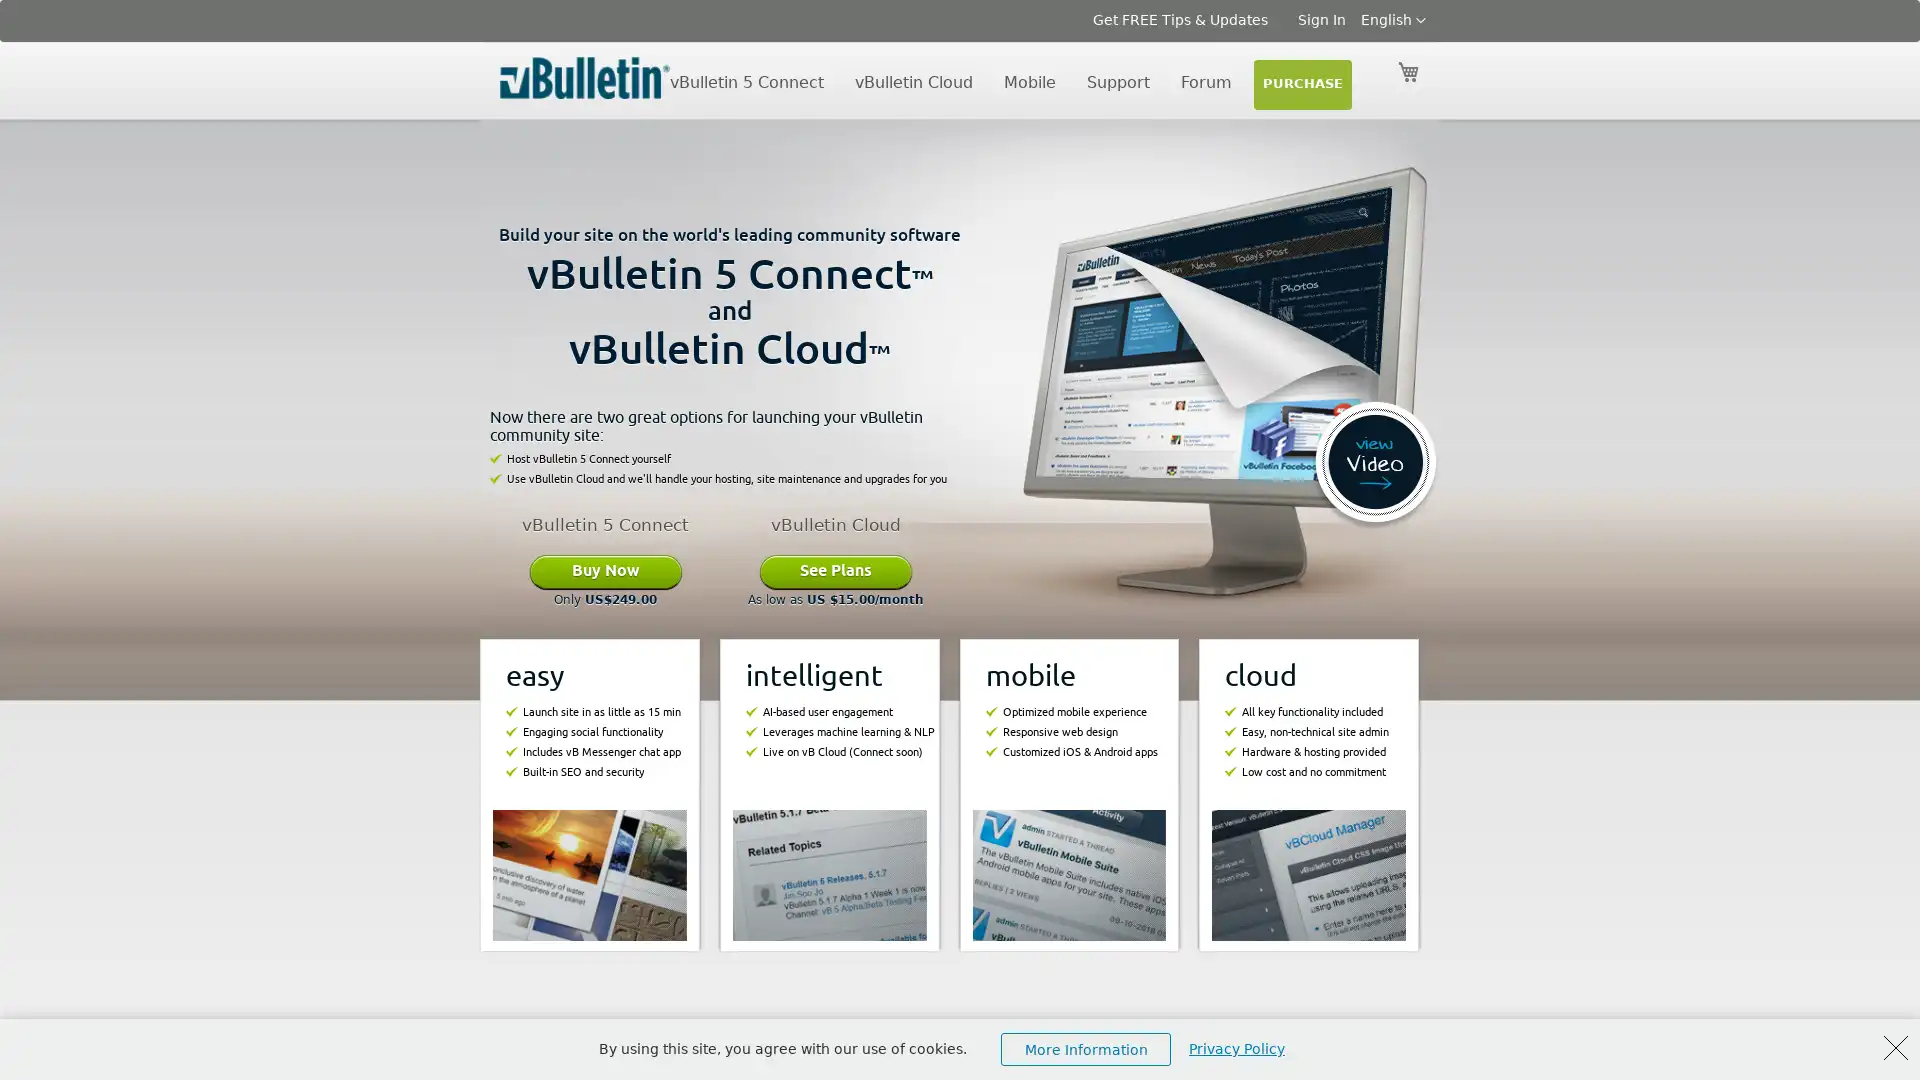 The width and height of the screenshot is (1920, 1080). I want to click on WebMD Close, so click(1895, 1047).